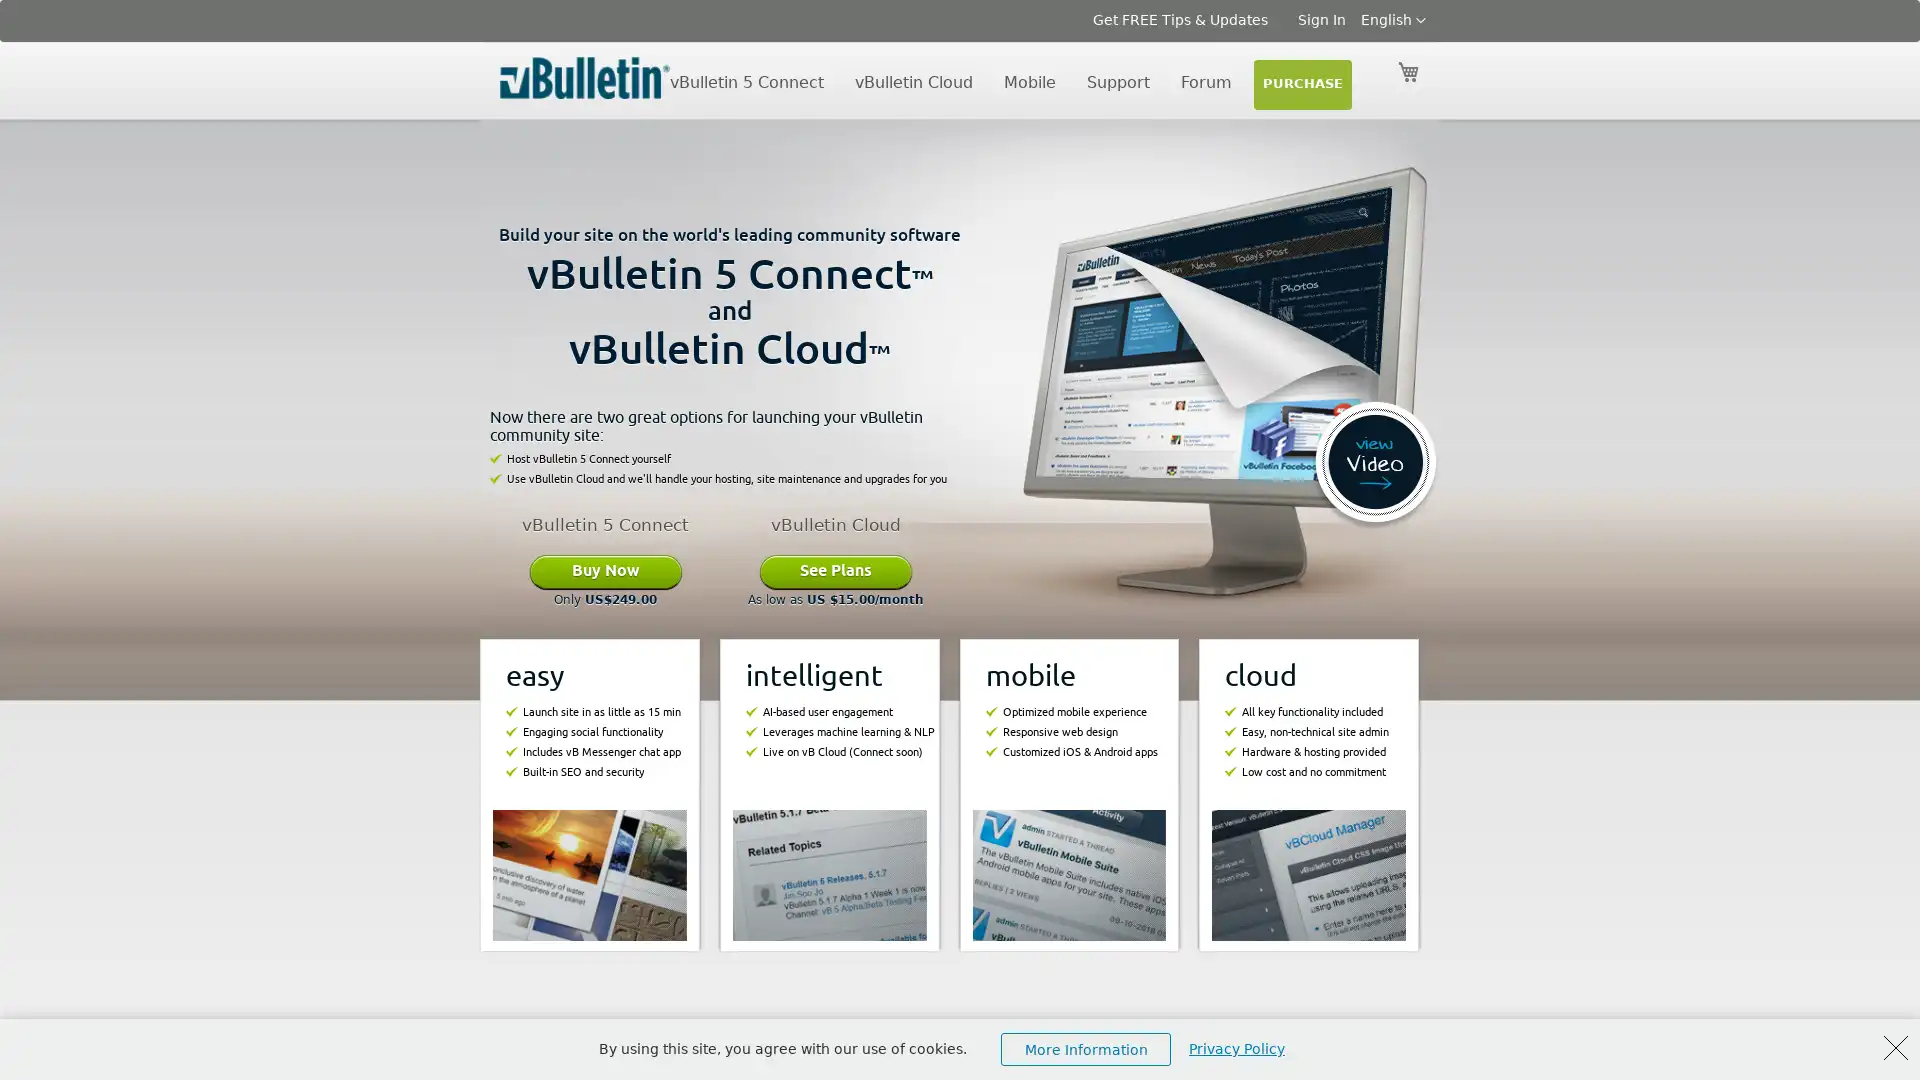 The width and height of the screenshot is (1920, 1080). I want to click on WebMD Close, so click(1895, 1047).